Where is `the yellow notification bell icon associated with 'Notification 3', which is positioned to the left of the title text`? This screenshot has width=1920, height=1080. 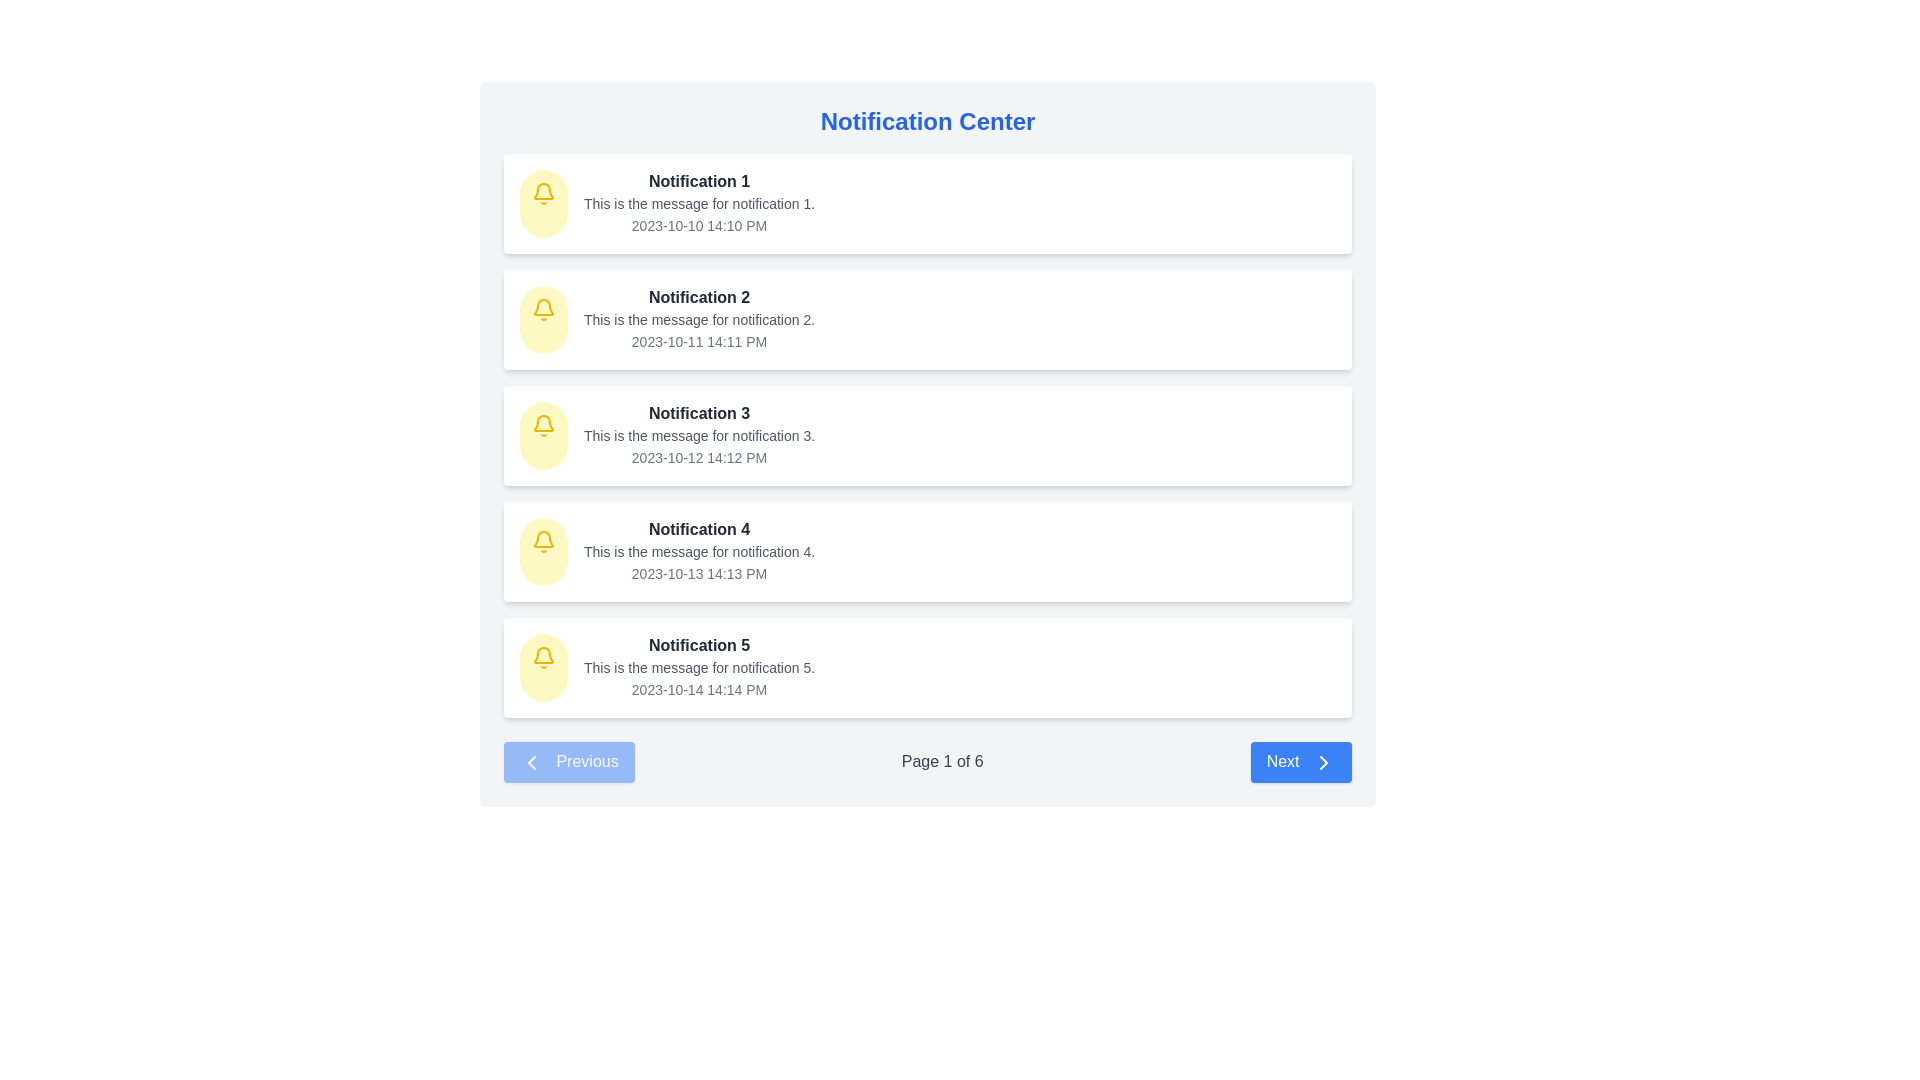 the yellow notification bell icon associated with 'Notification 3', which is positioned to the left of the title text is located at coordinates (543, 658).